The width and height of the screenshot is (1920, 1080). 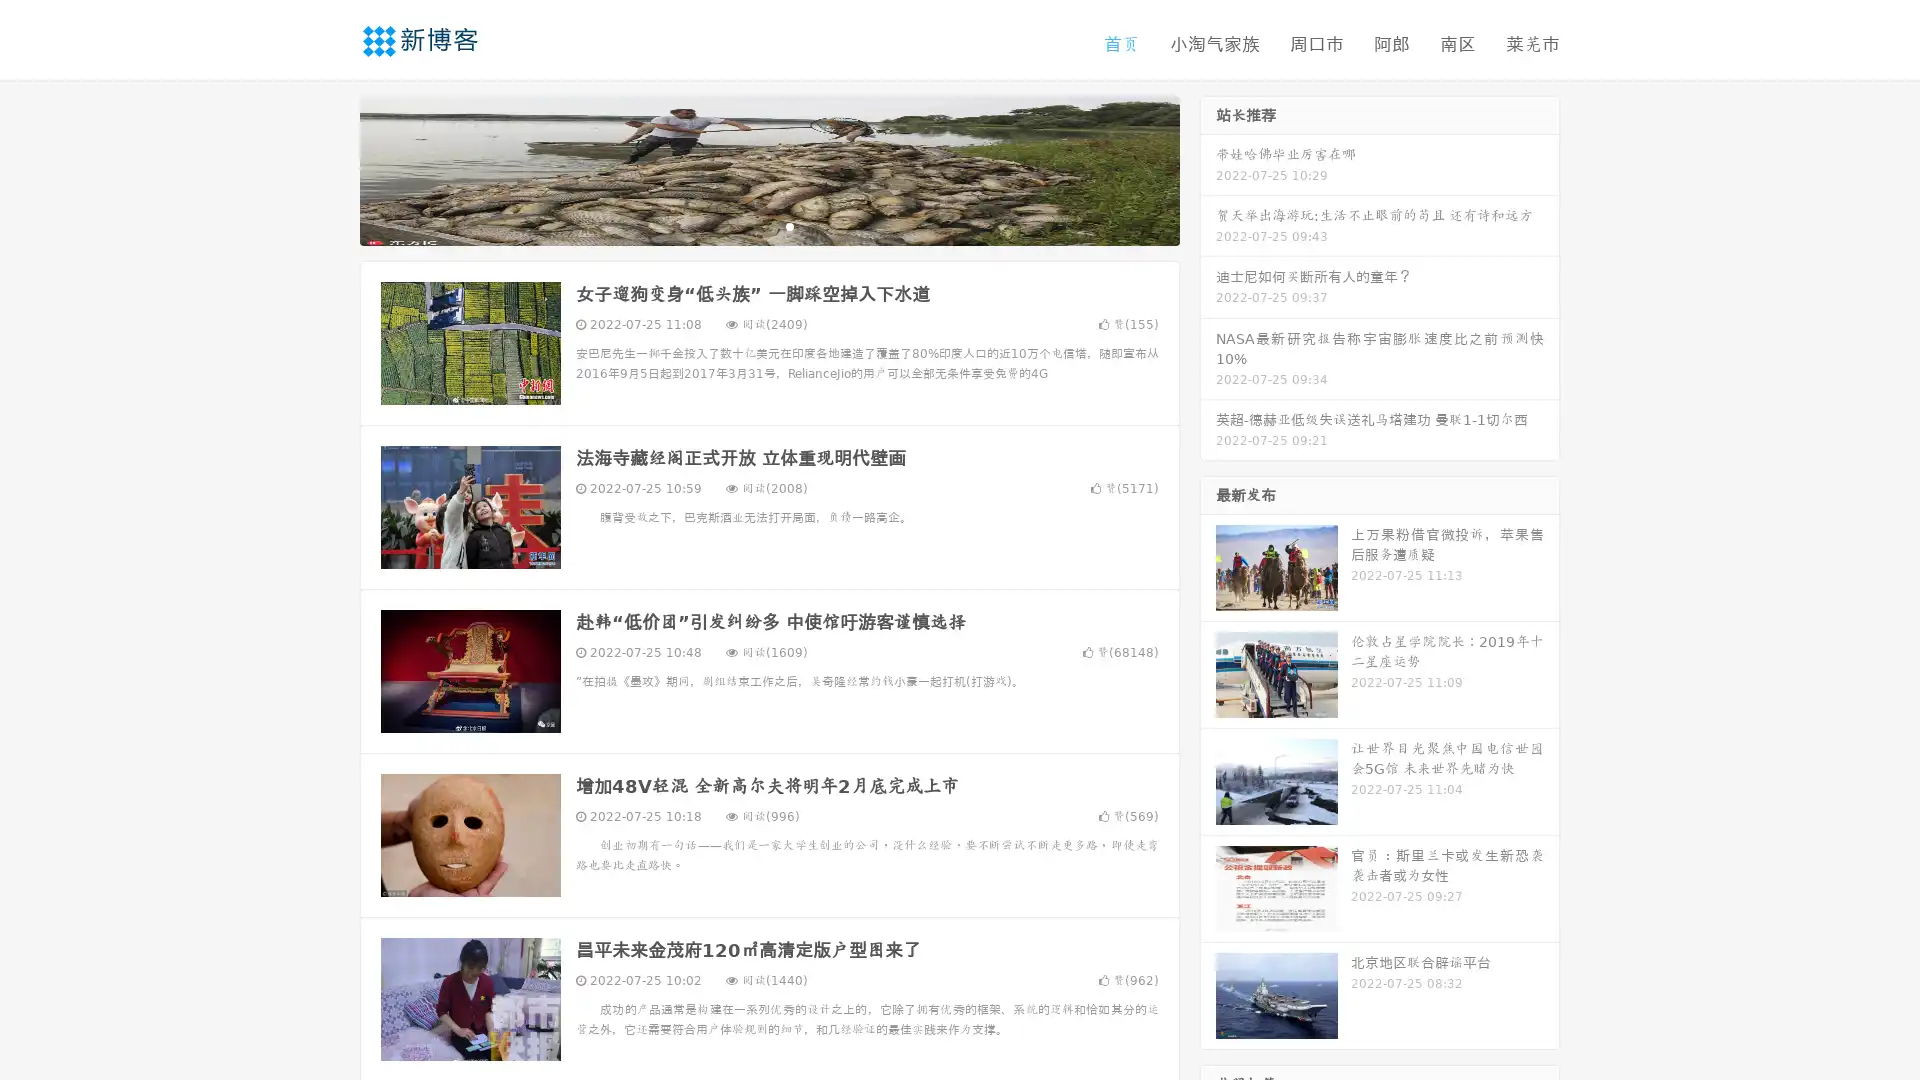 What do you see at coordinates (1208, 168) in the screenshot?
I see `Next slide` at bounding box center [1208, 168].